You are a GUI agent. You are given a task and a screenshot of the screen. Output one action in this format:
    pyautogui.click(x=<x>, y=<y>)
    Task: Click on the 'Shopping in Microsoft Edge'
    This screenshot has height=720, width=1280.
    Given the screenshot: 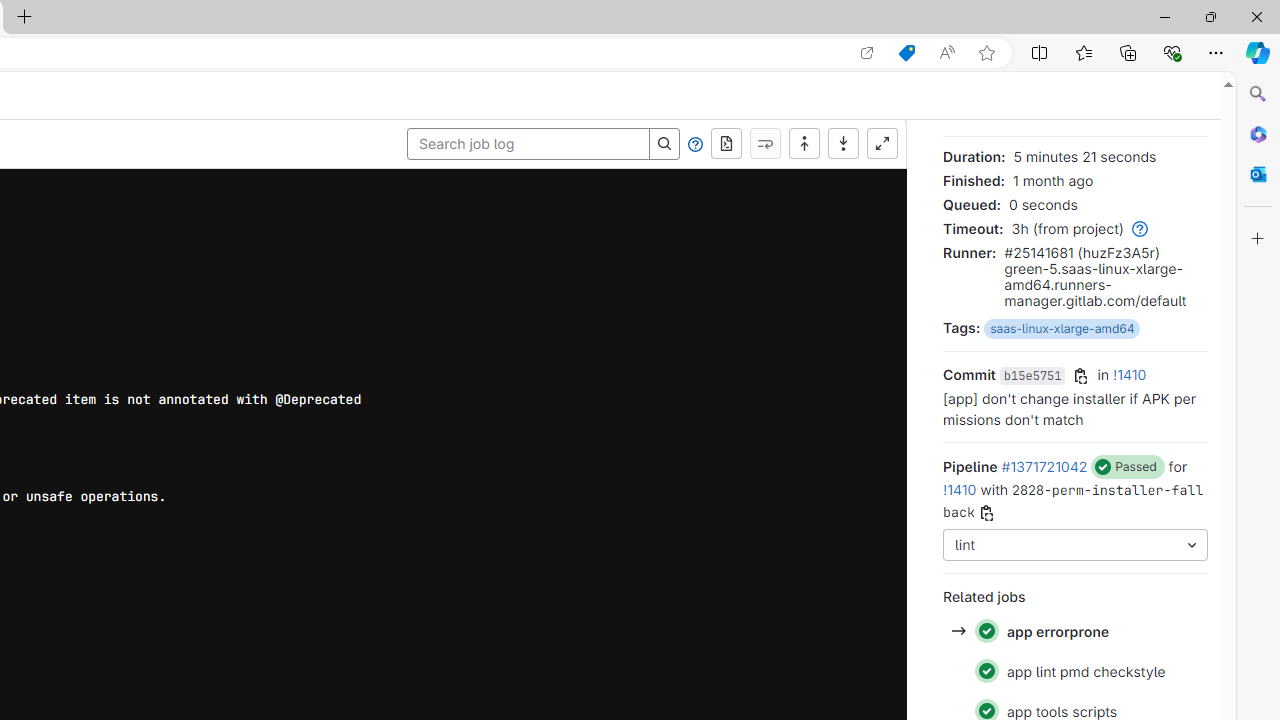 What is the action you would take?
    pyautogui.click(x=905, y=52)
    